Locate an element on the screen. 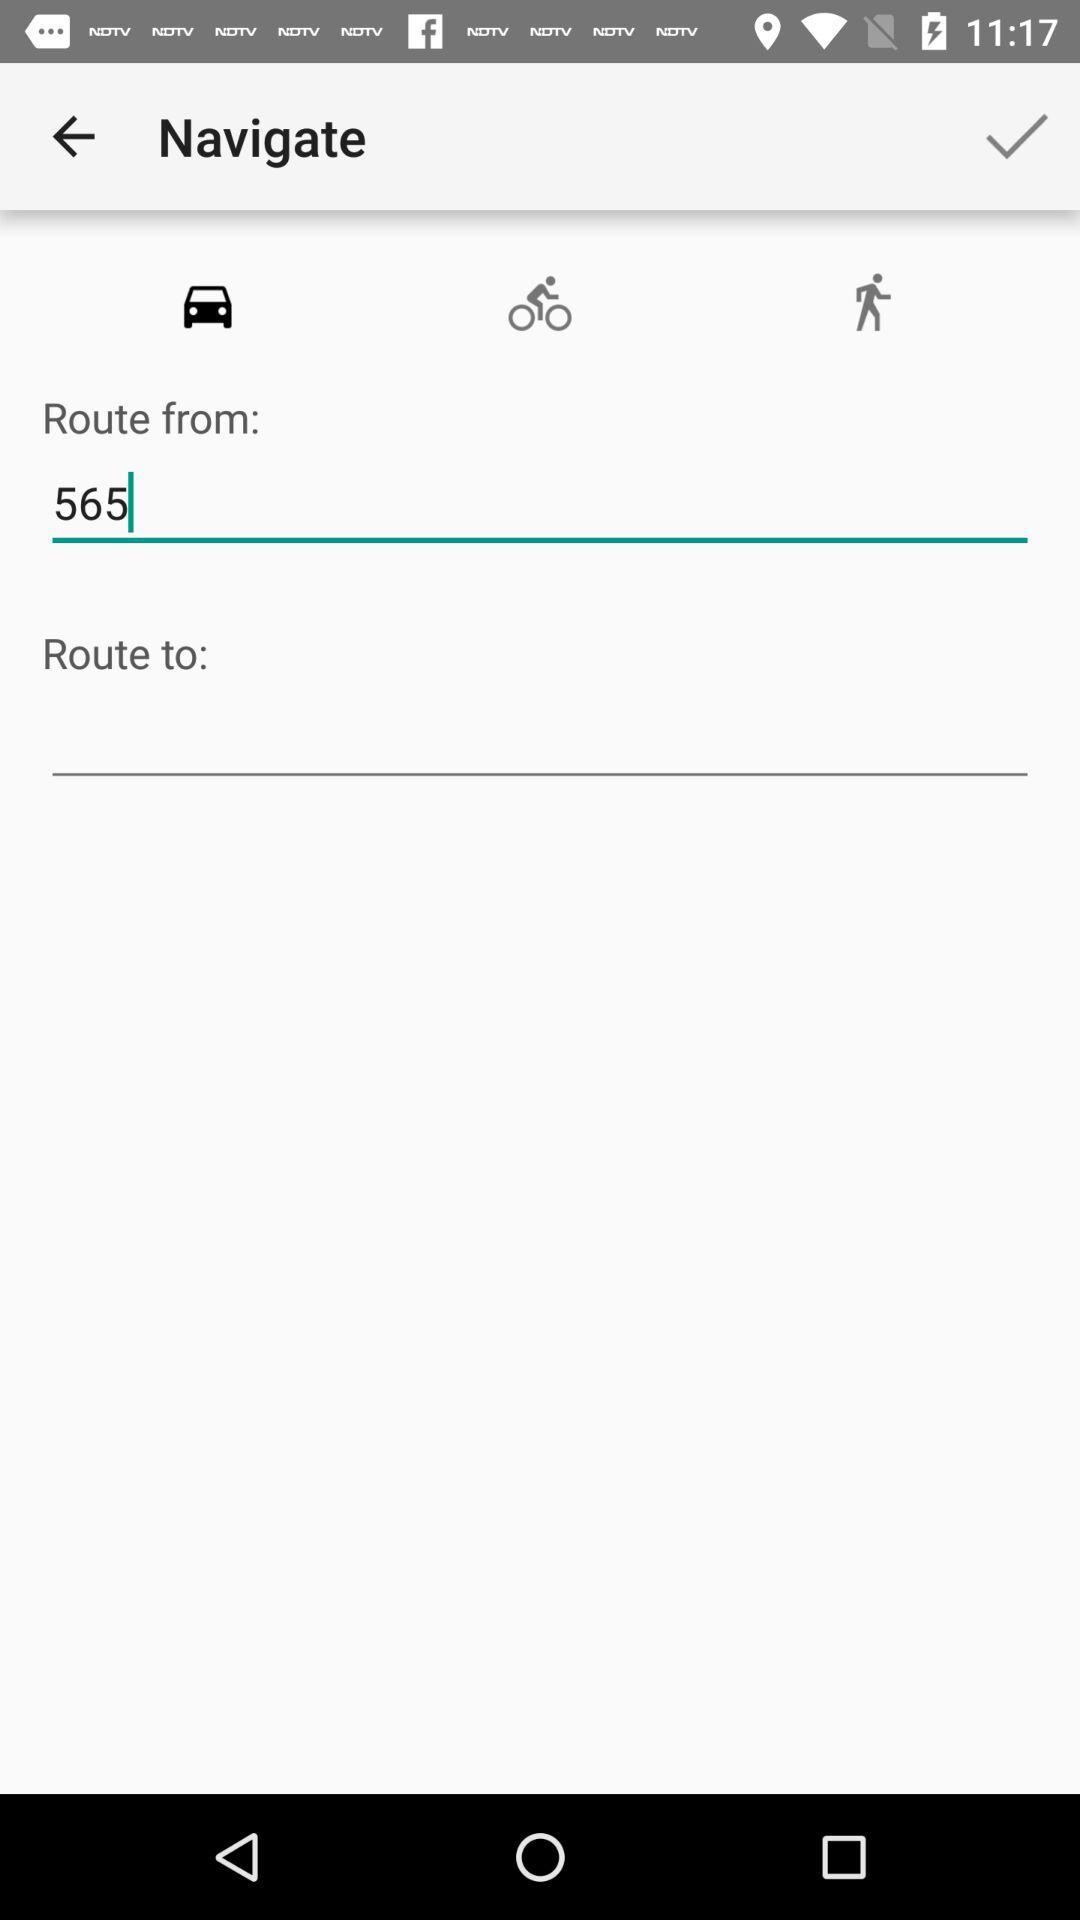 This screenshot has height=1920, width=1080. item above the route to: is located at coordinates (540, 503).